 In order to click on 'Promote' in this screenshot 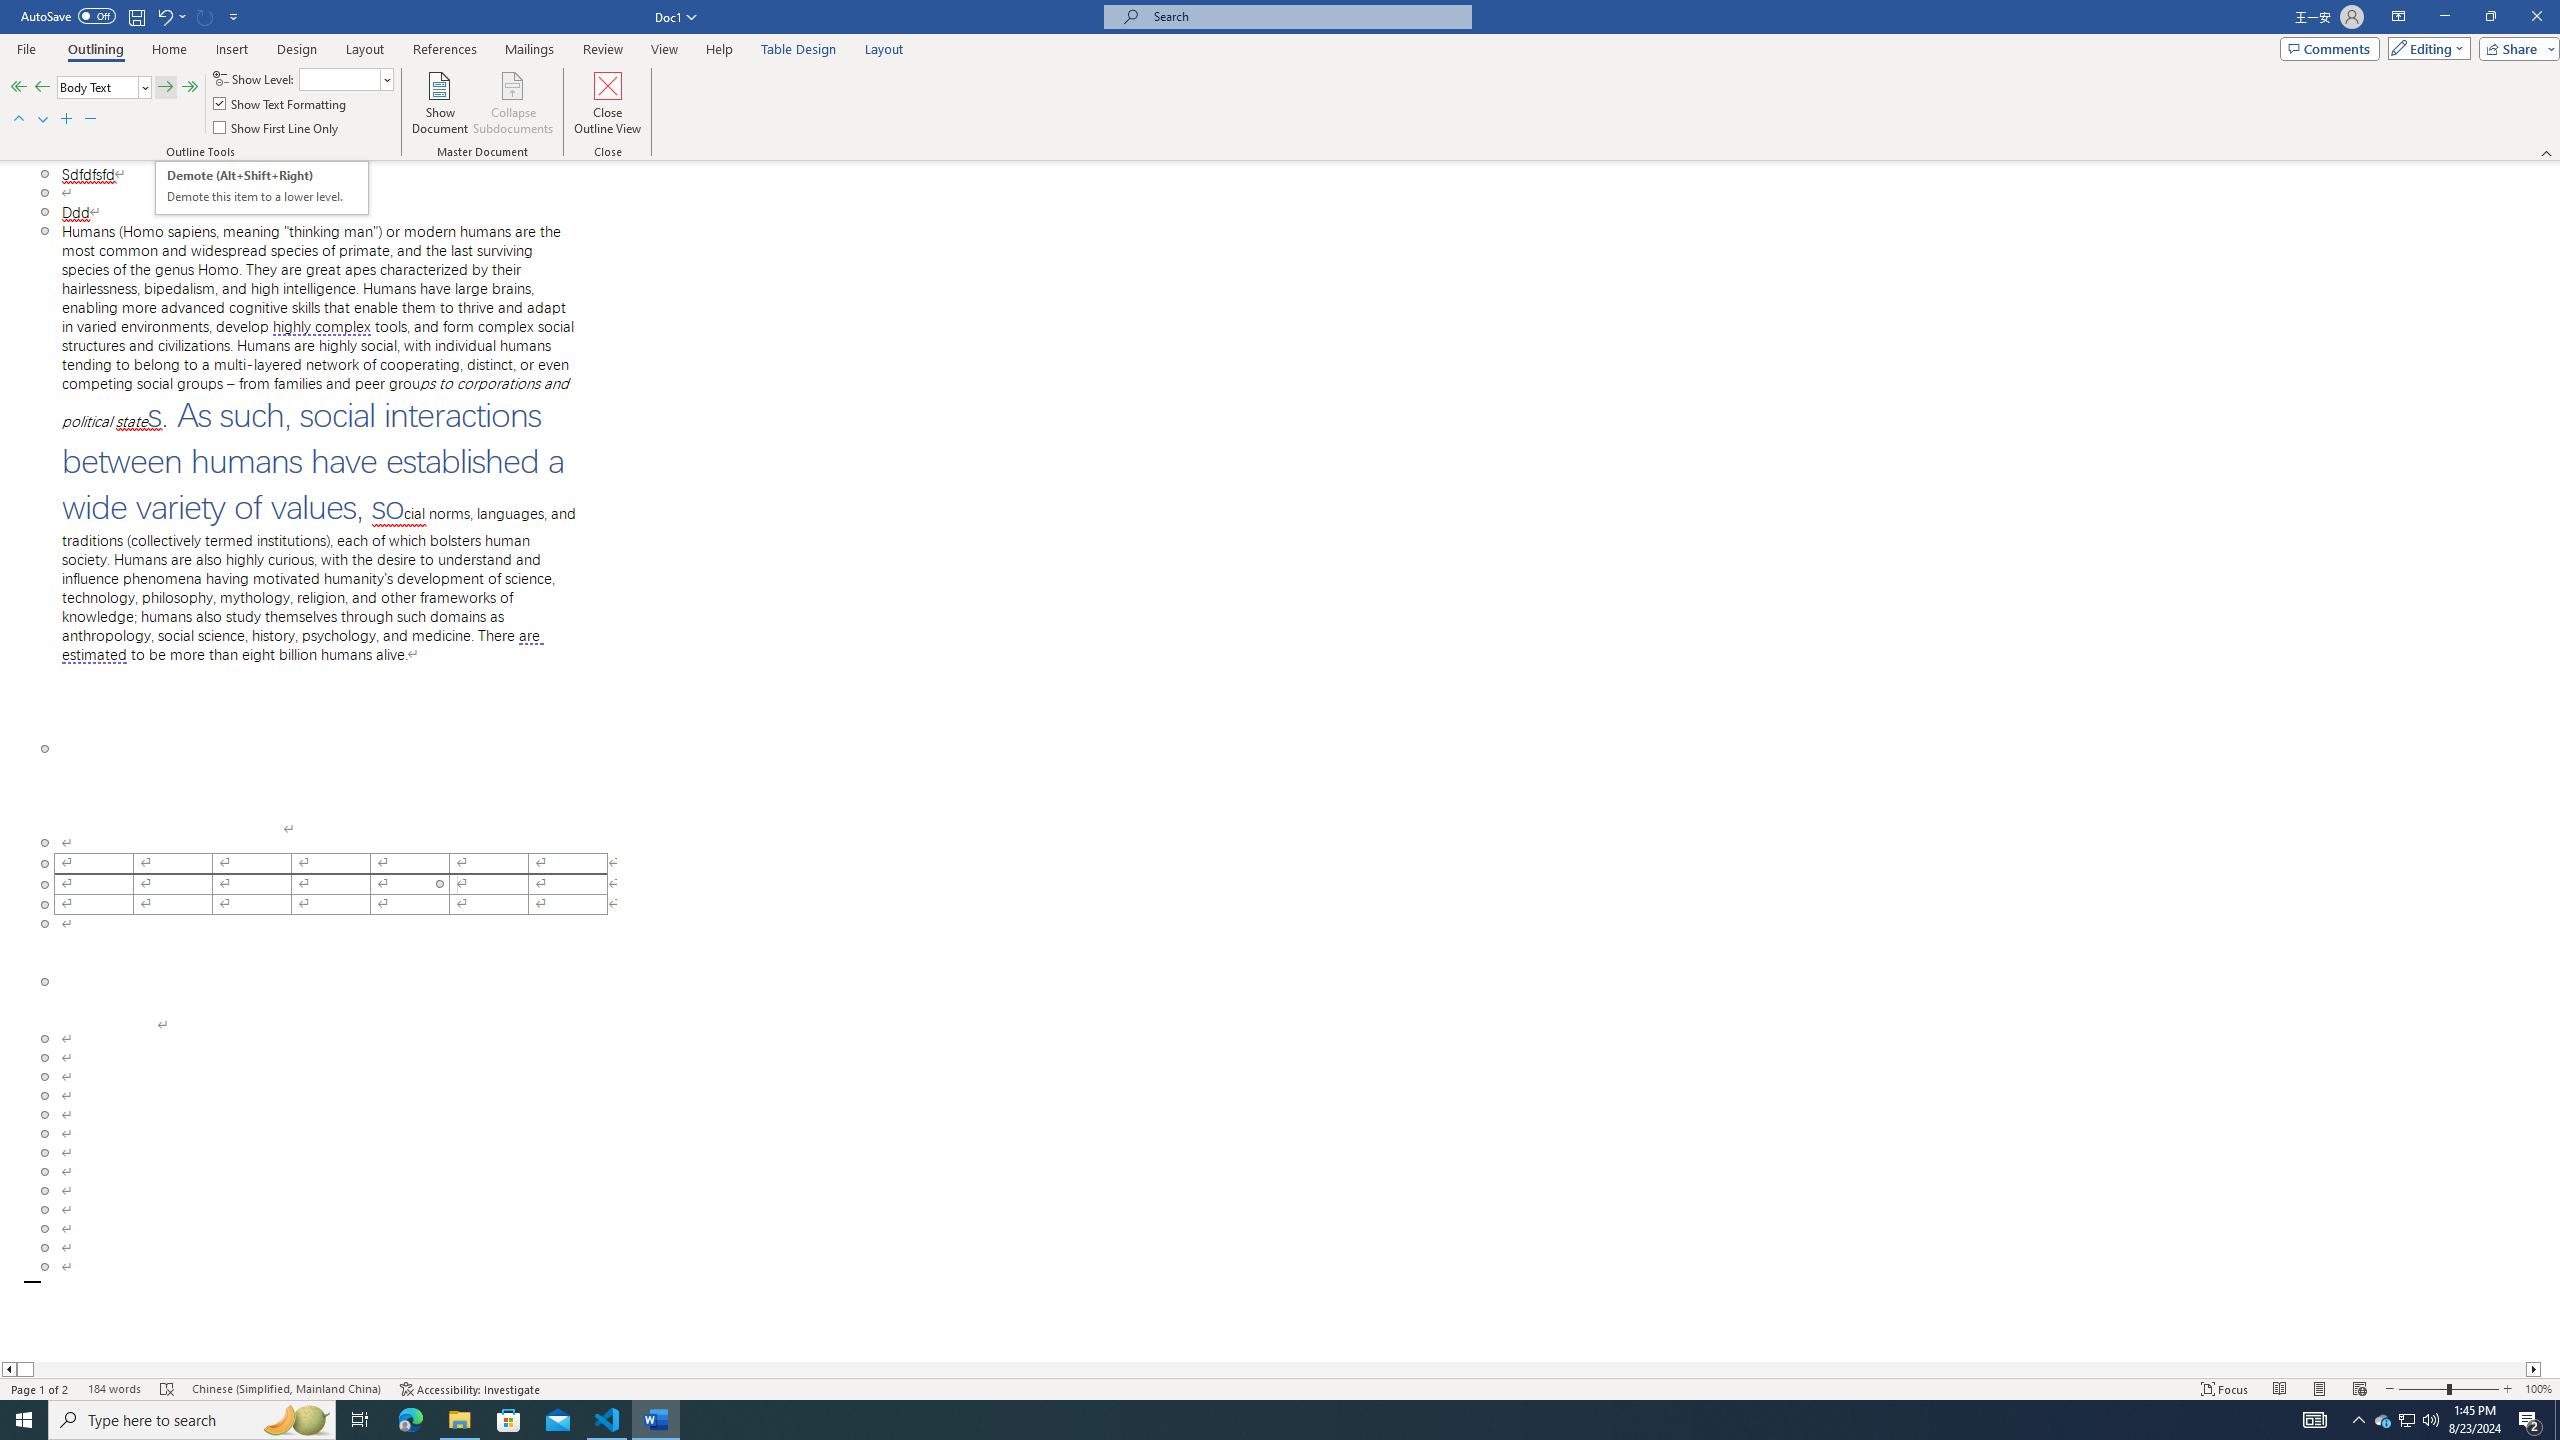, I will do `click(41, 87)`.